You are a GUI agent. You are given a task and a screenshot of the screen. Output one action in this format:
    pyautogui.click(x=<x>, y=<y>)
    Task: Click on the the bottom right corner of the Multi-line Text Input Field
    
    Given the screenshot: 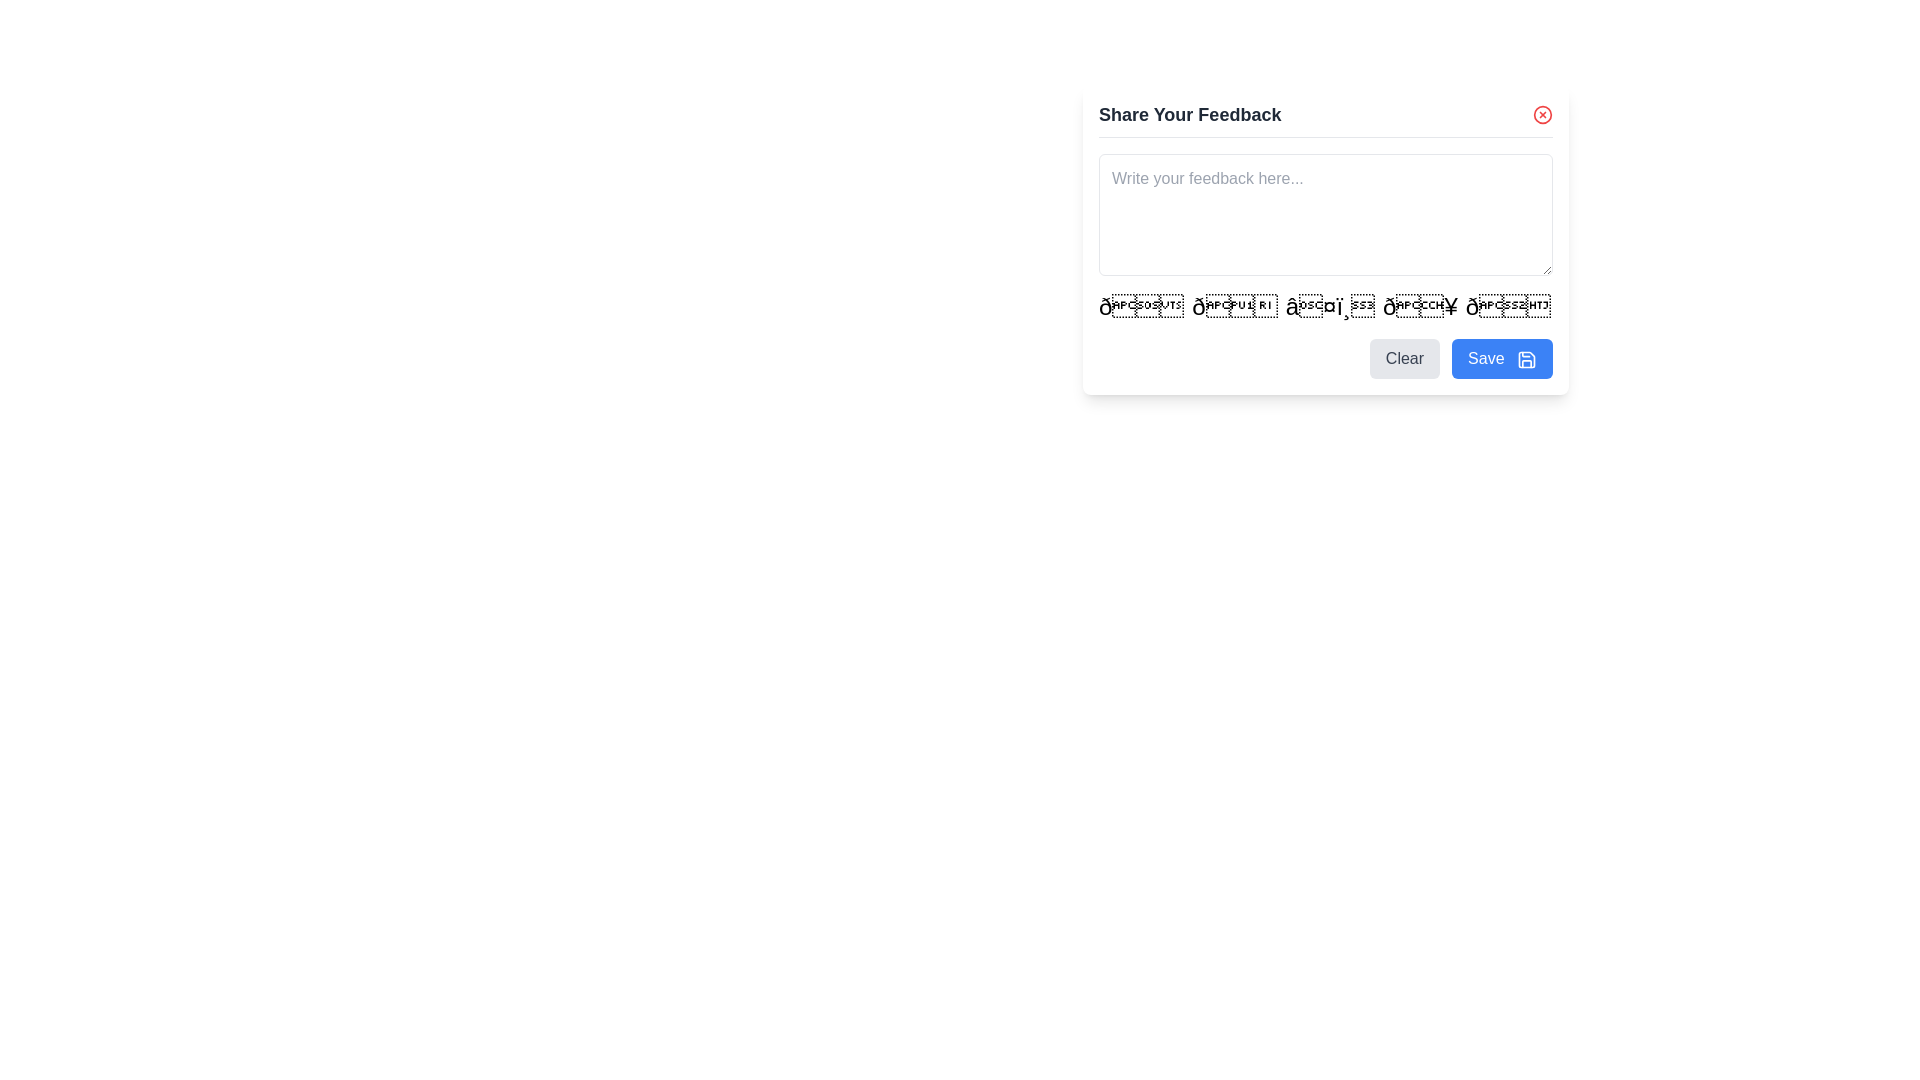 What is the action you would take?
    pyautogui.click(x=1325, y=215)
    